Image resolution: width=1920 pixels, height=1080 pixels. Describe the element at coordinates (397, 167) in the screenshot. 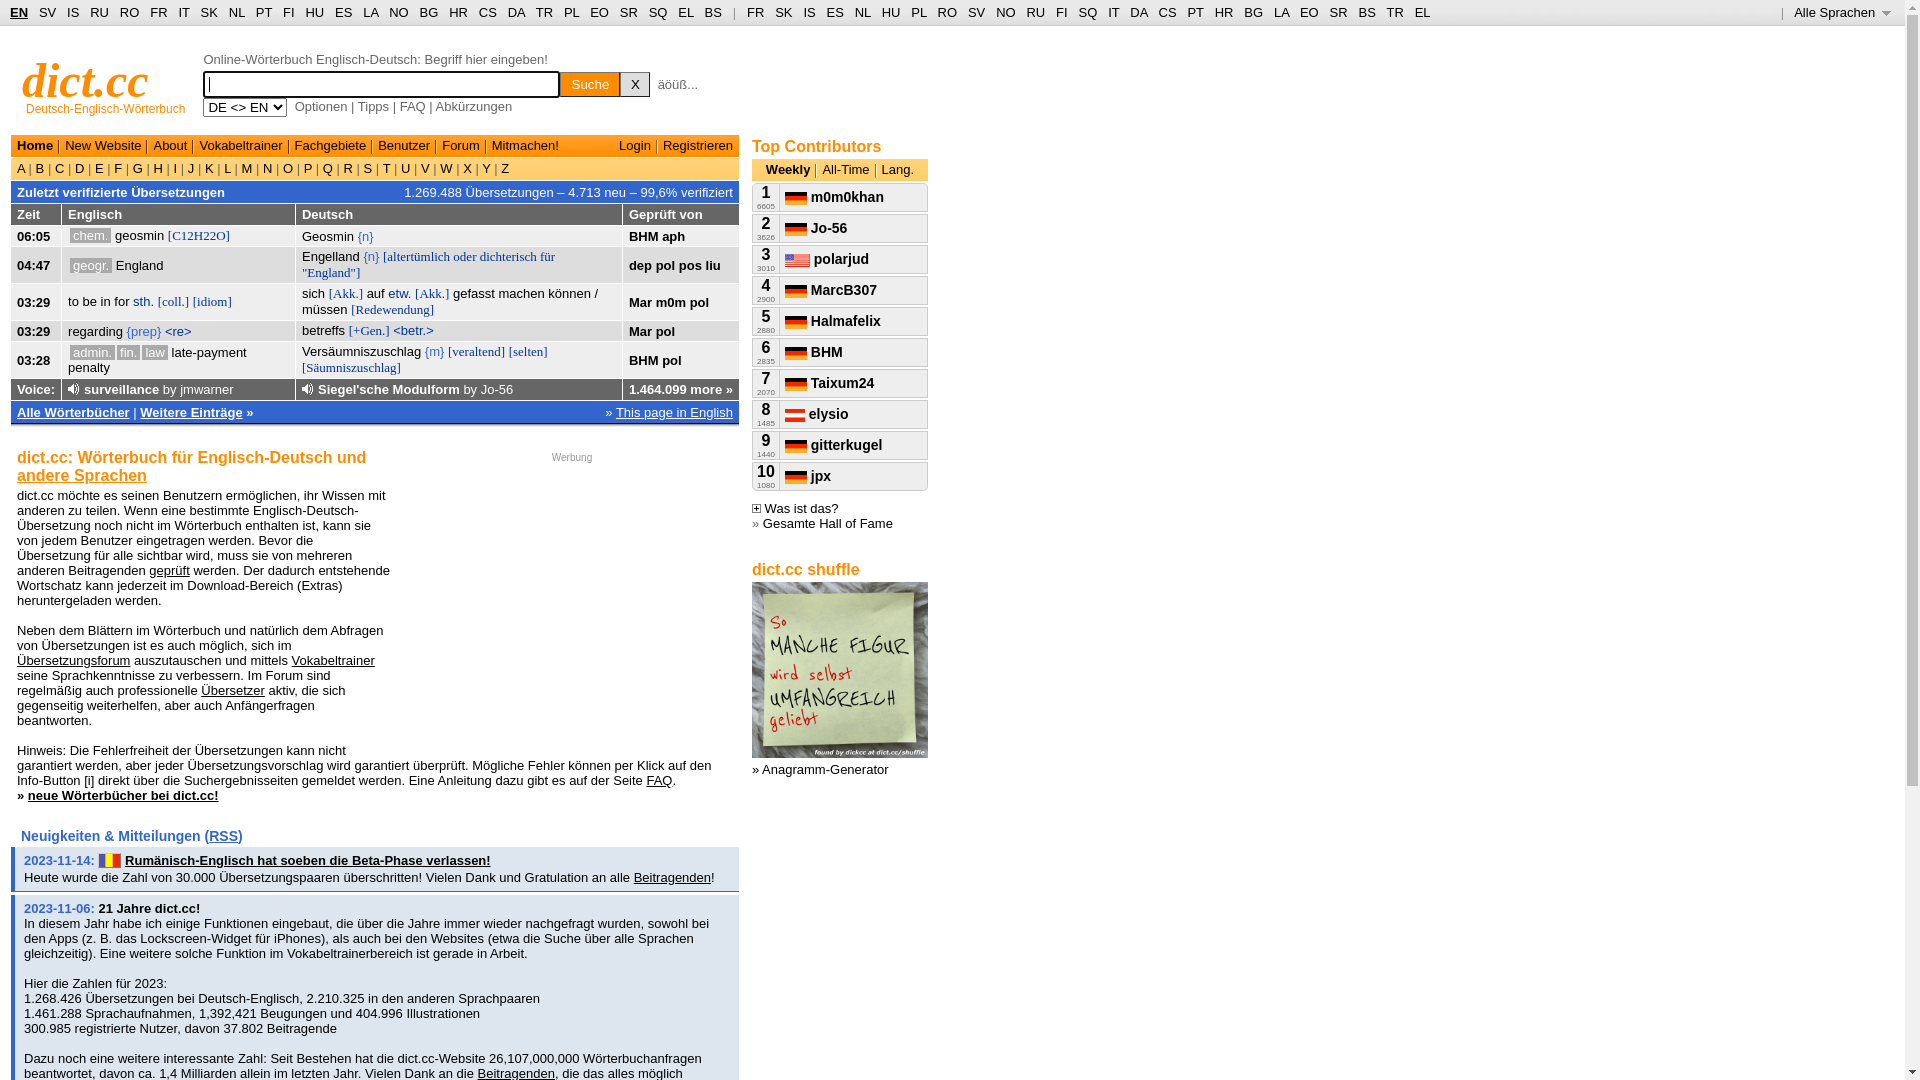

I see `'U'` at that location.